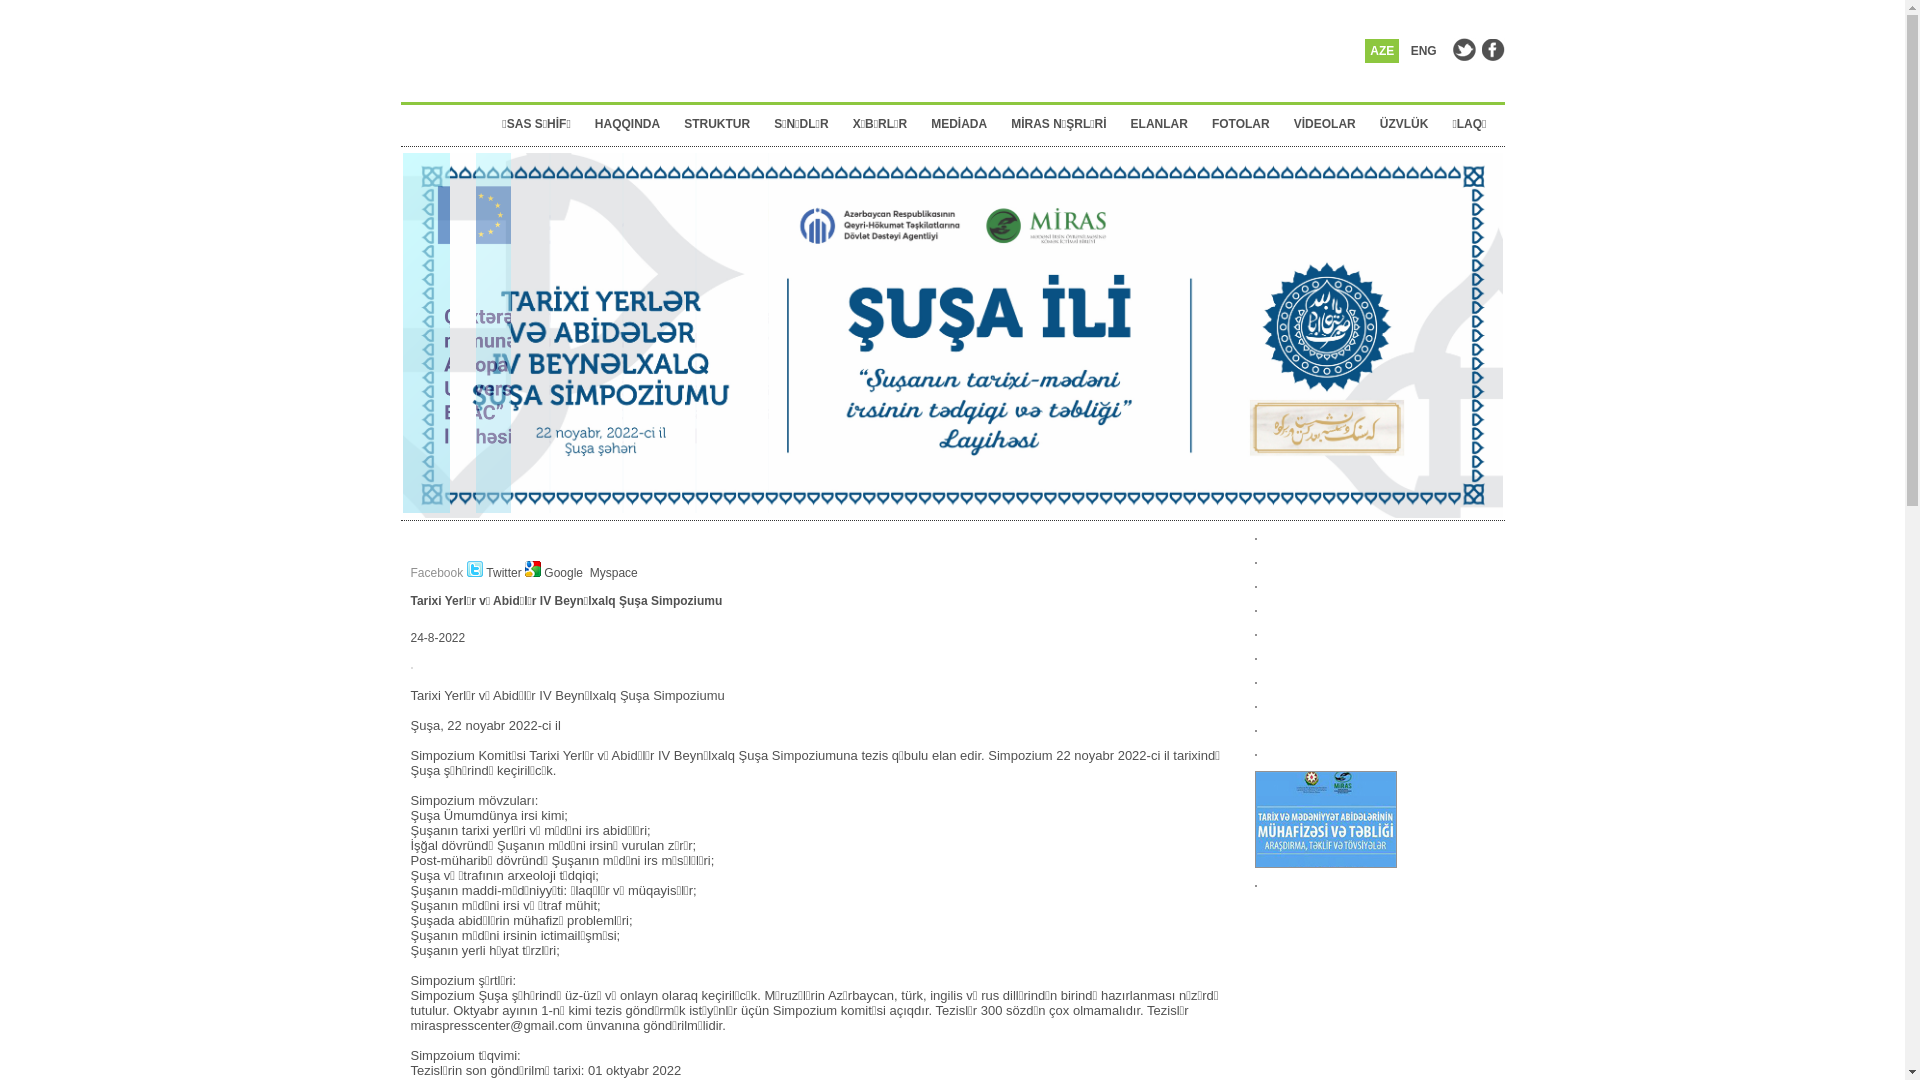 This screenshot has height=1080, width=1920. Describe the element at coordinates (1165, 123) in the screenshot. I see `'ELANLAR'` at that location.